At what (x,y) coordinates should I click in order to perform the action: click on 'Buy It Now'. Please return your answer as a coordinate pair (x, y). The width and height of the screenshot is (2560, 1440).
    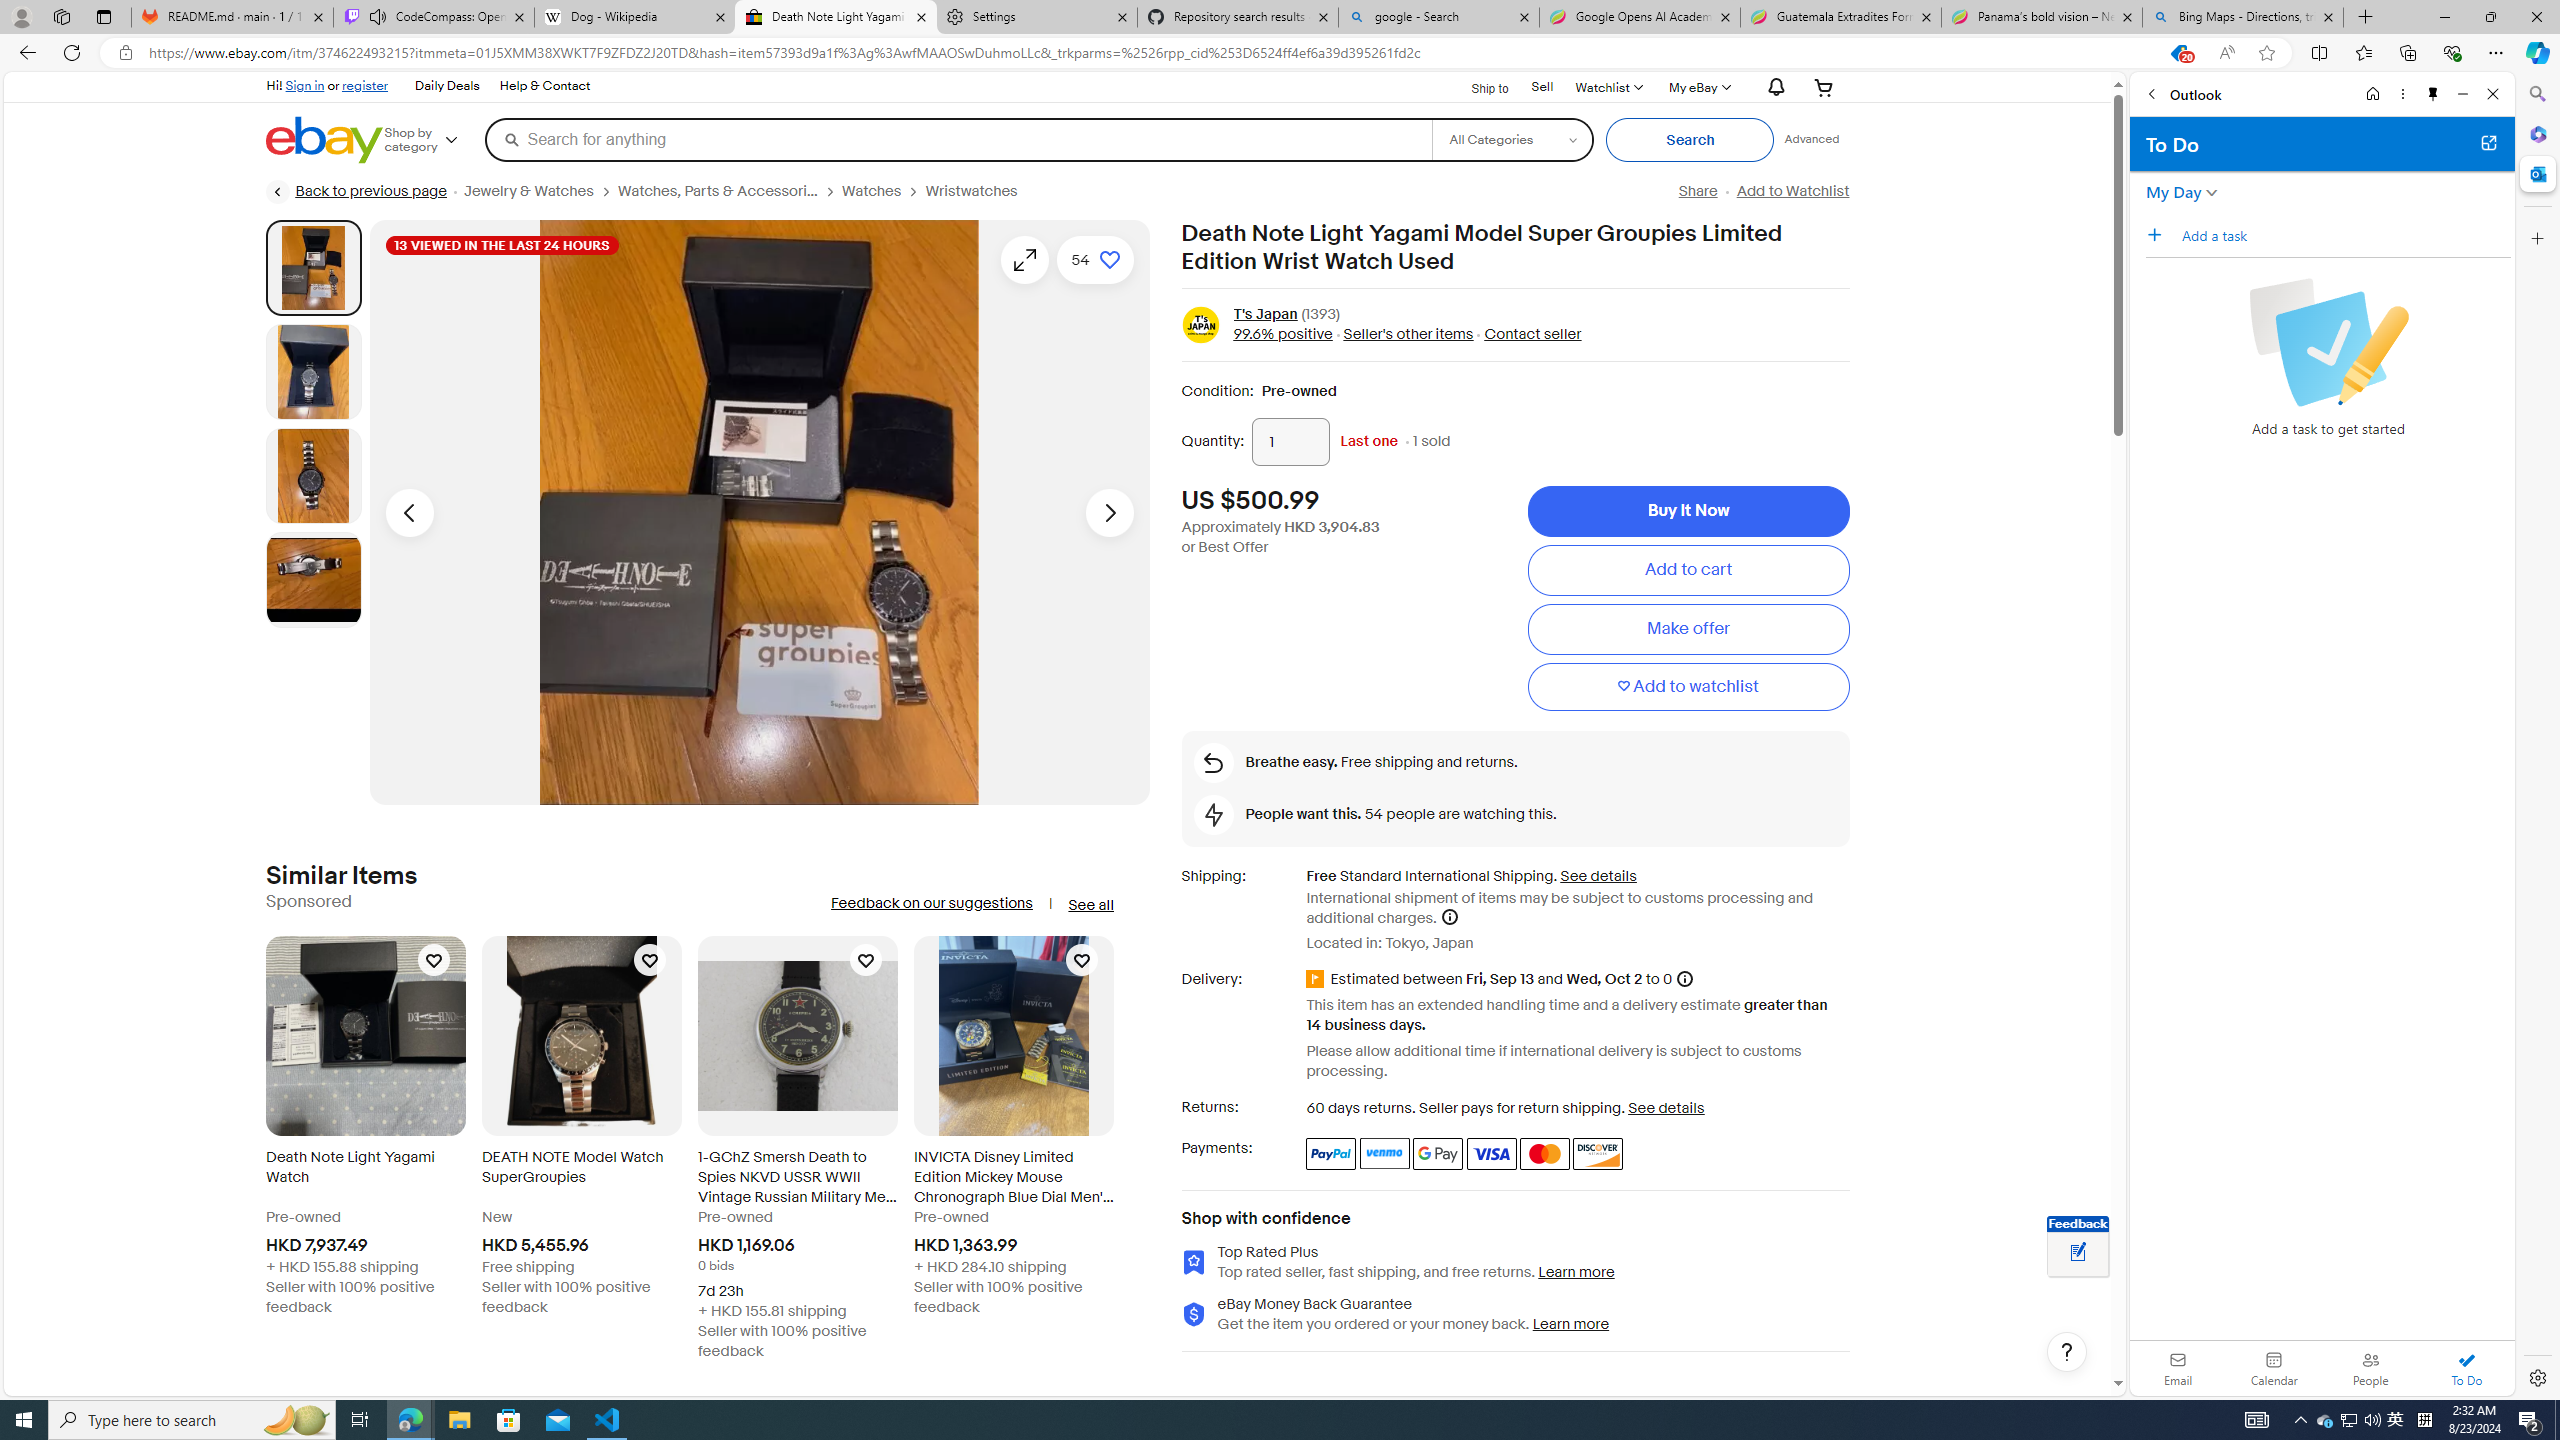
    Looking at the image, I should click on (1687, 510).